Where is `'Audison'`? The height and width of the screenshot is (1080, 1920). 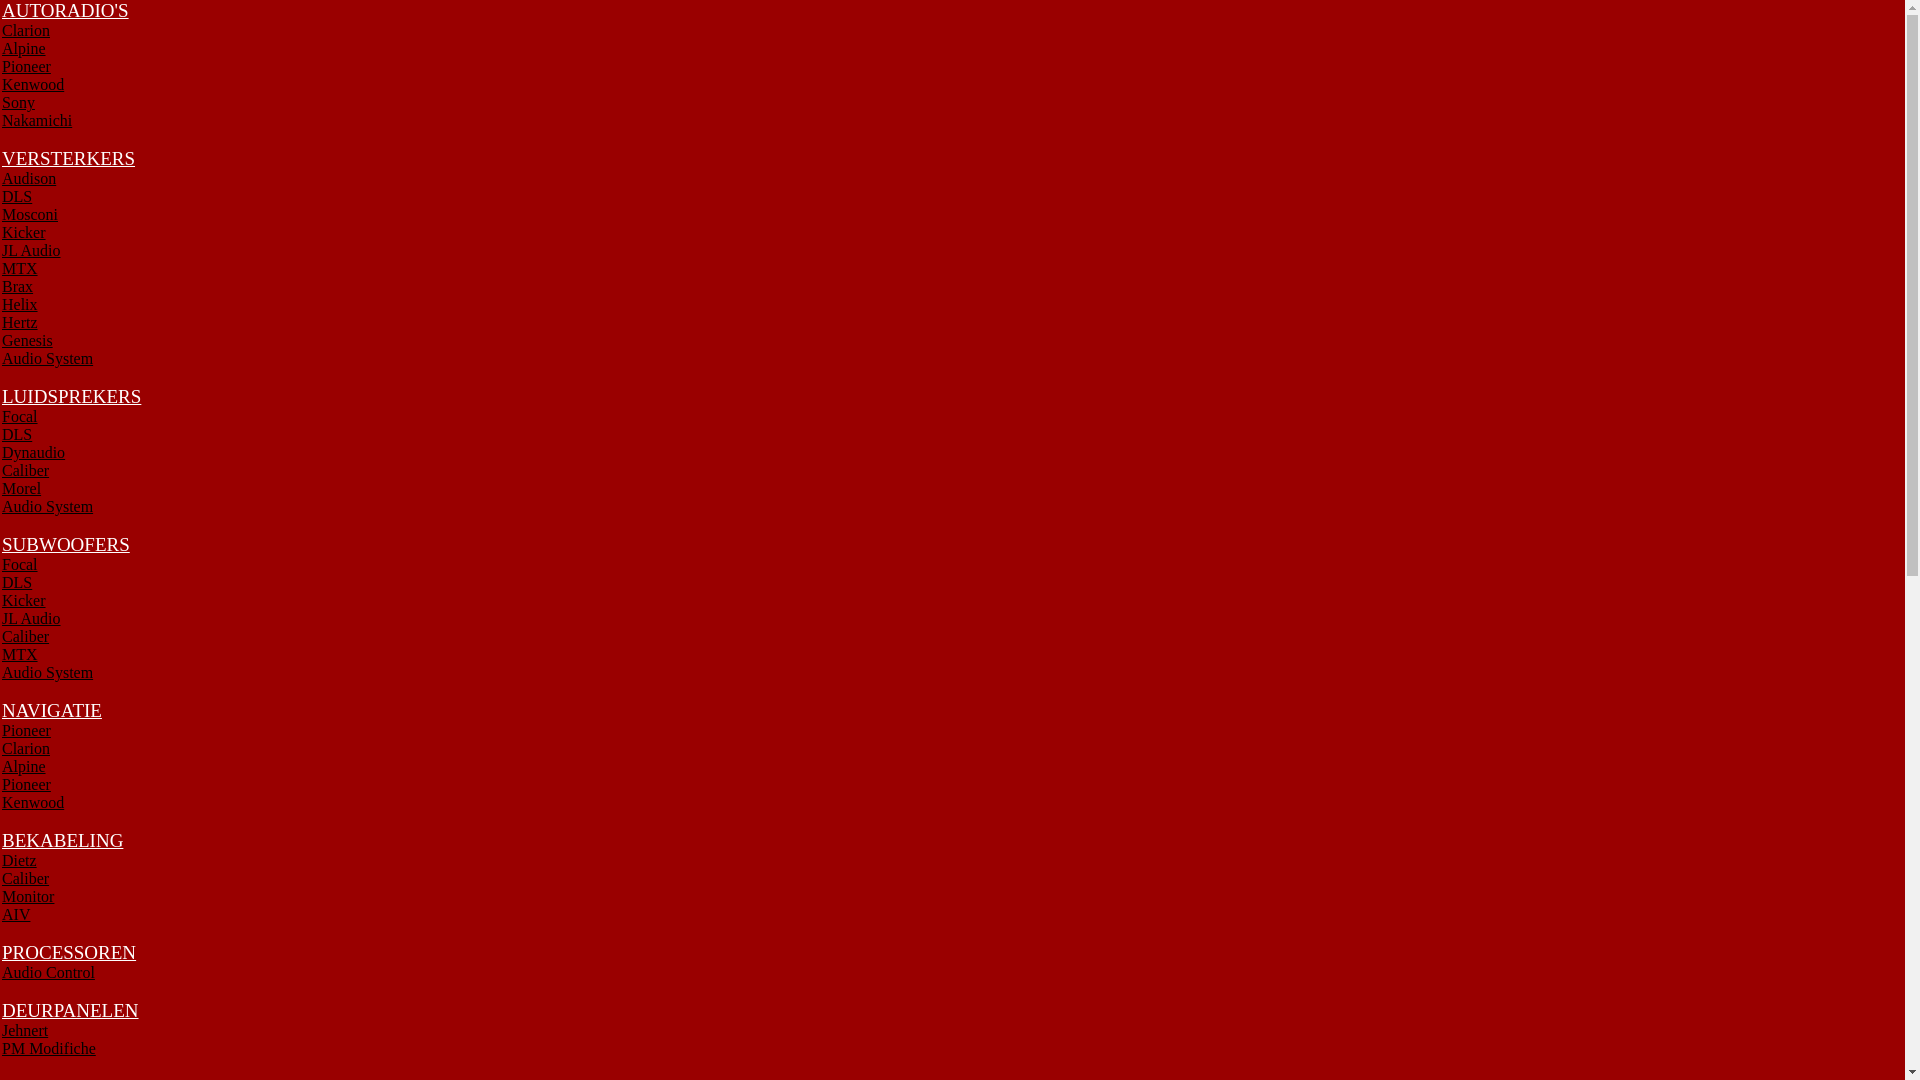
'Audison' is located at coordinates (28, 177).